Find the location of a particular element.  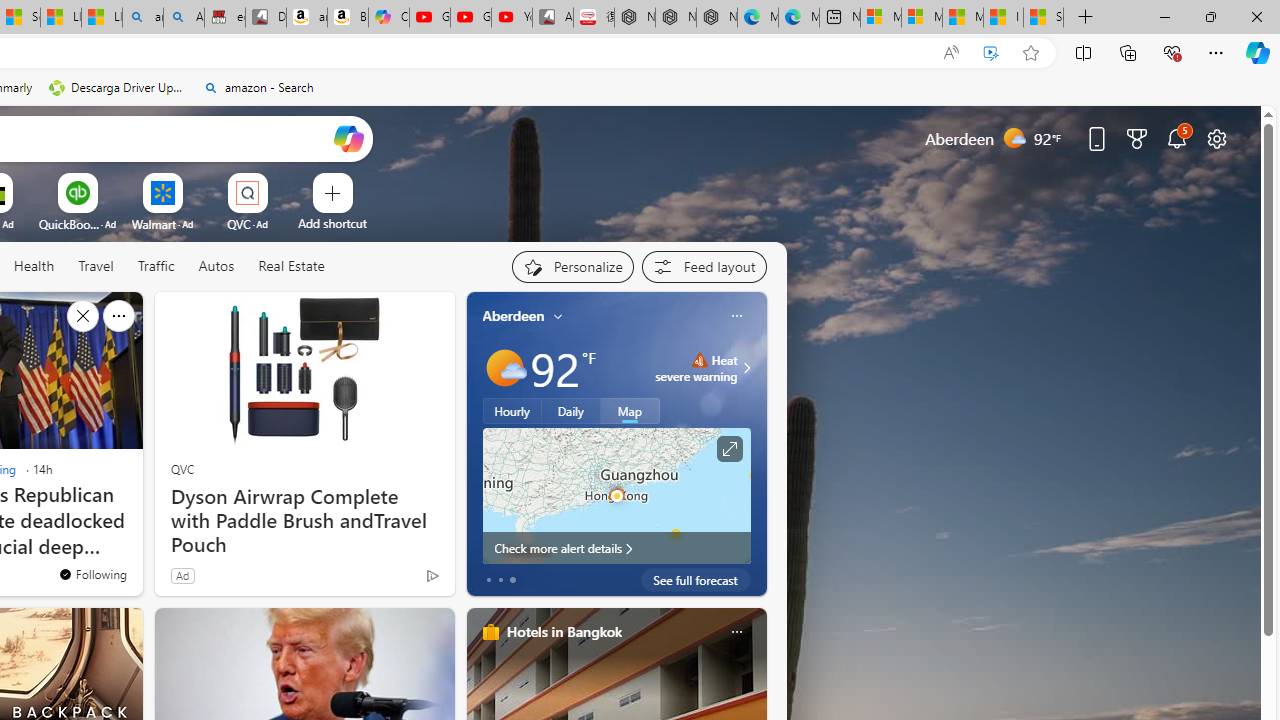

'amazon - Search' is located at coordinates (257, 87).